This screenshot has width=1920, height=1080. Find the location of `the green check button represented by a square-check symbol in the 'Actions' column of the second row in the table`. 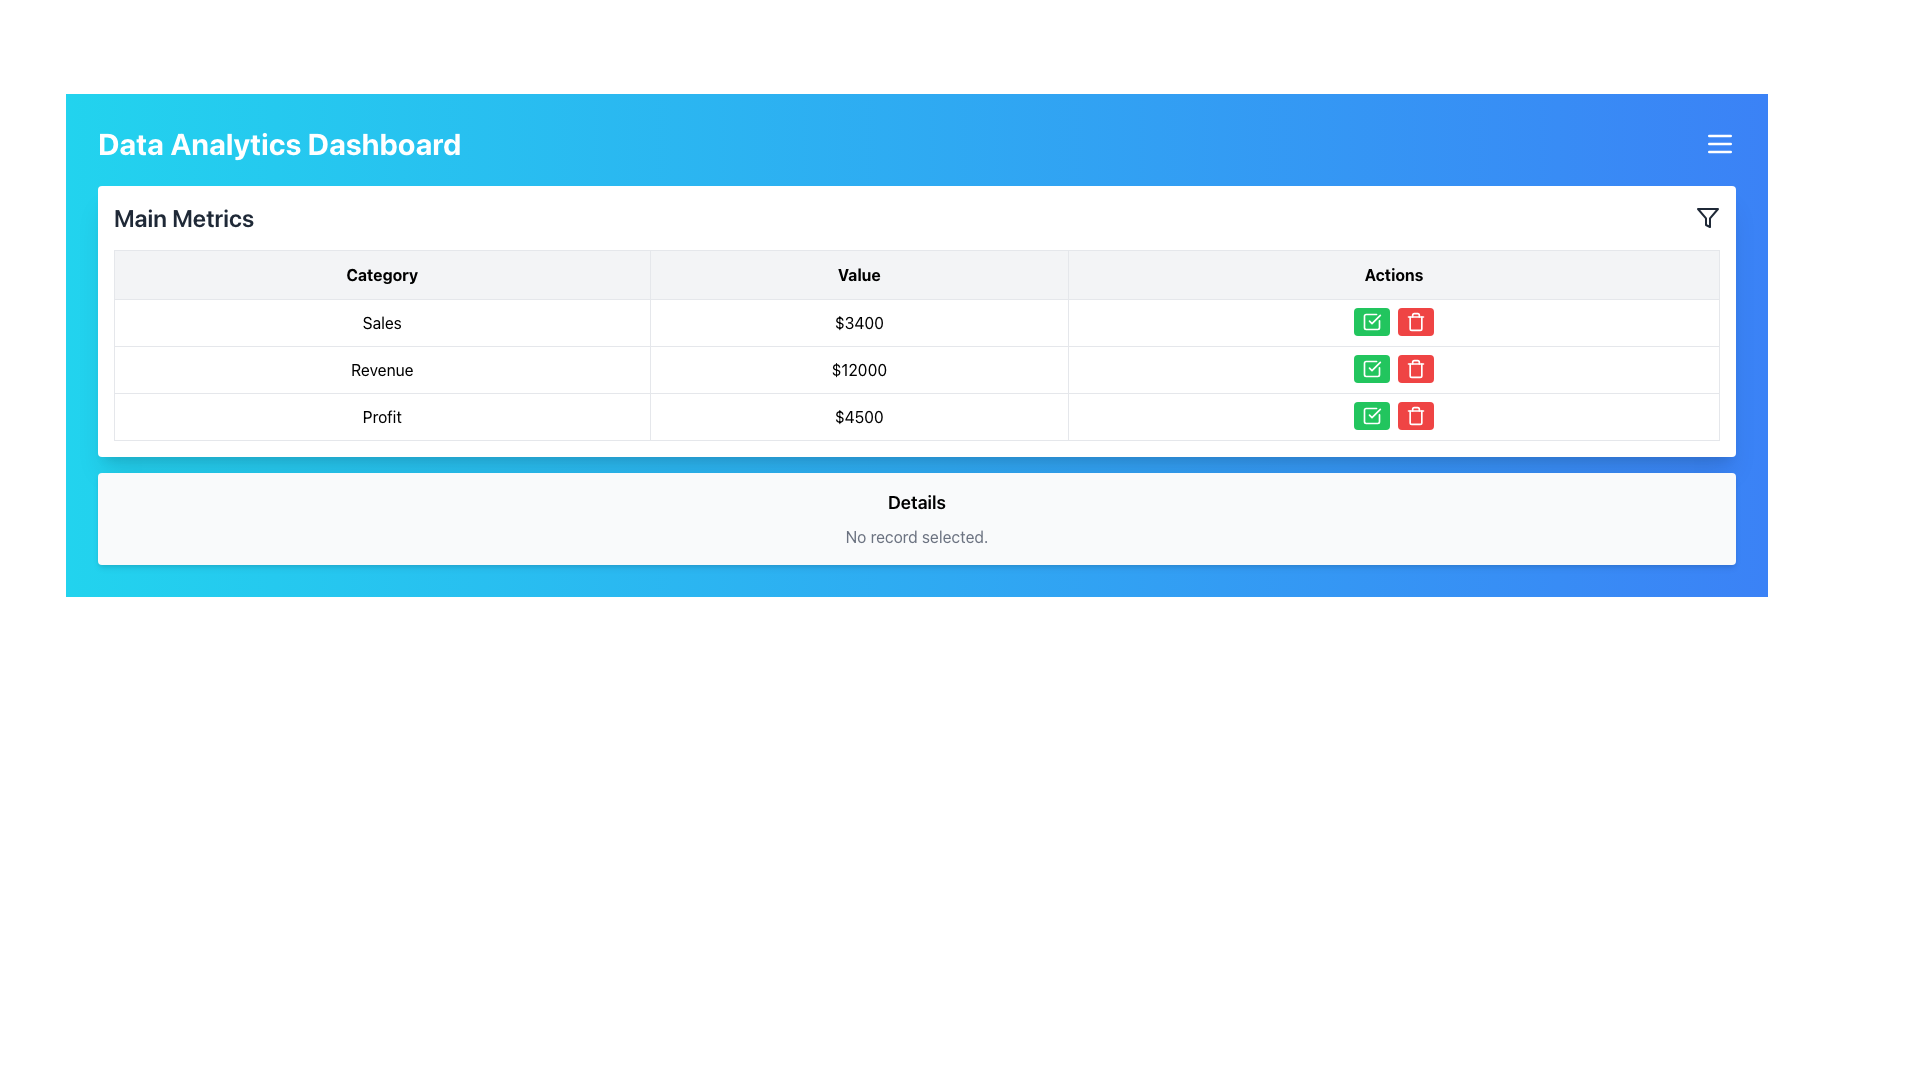

the green check button represented by a square-check symbol in the 'Actions' column of the second row in the table is located at coordinates (1371, 320).